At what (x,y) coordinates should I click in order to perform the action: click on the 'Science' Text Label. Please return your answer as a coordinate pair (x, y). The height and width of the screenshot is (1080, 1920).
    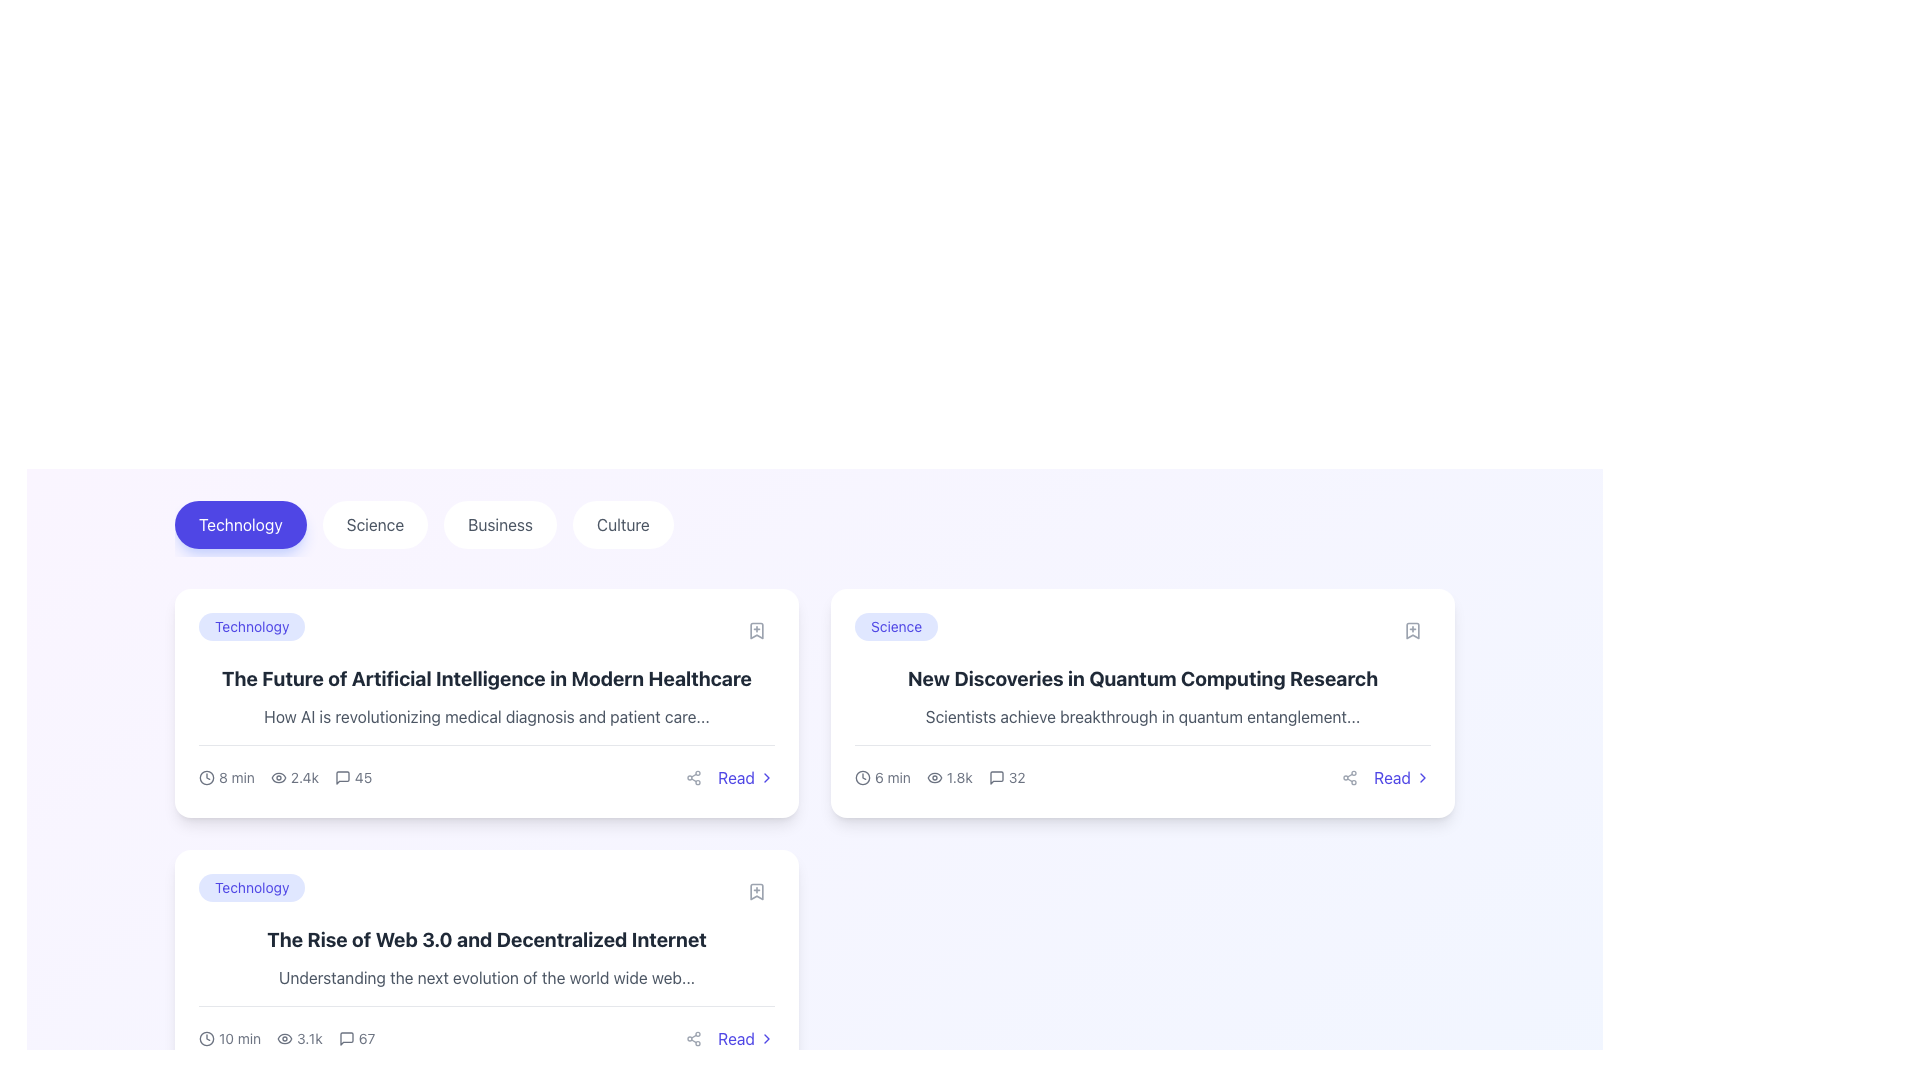
    Looking at the image, I should click on (895, 626).